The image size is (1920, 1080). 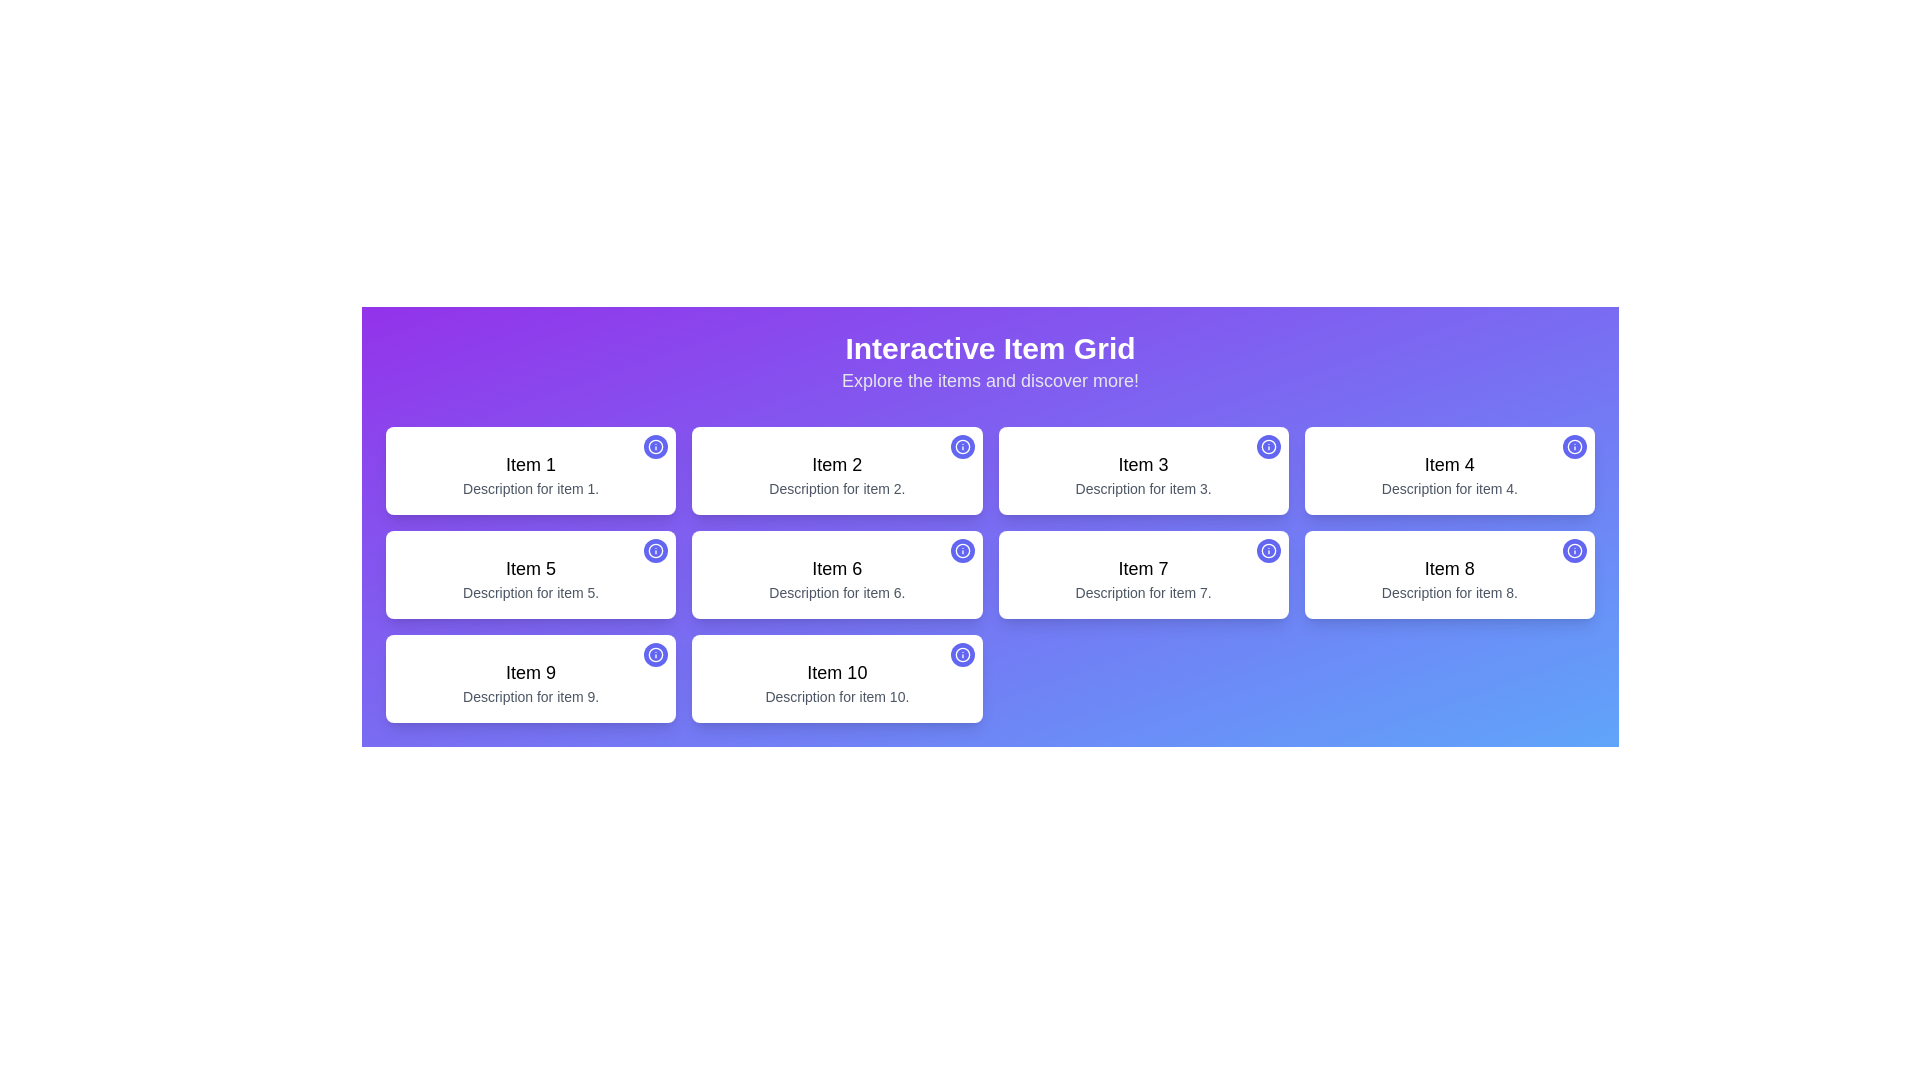 I want to click on the descriptive text area located below the title 'Item 6' in the card positioned in the second row, third column of the grid layout, so click(x=837, y=592).